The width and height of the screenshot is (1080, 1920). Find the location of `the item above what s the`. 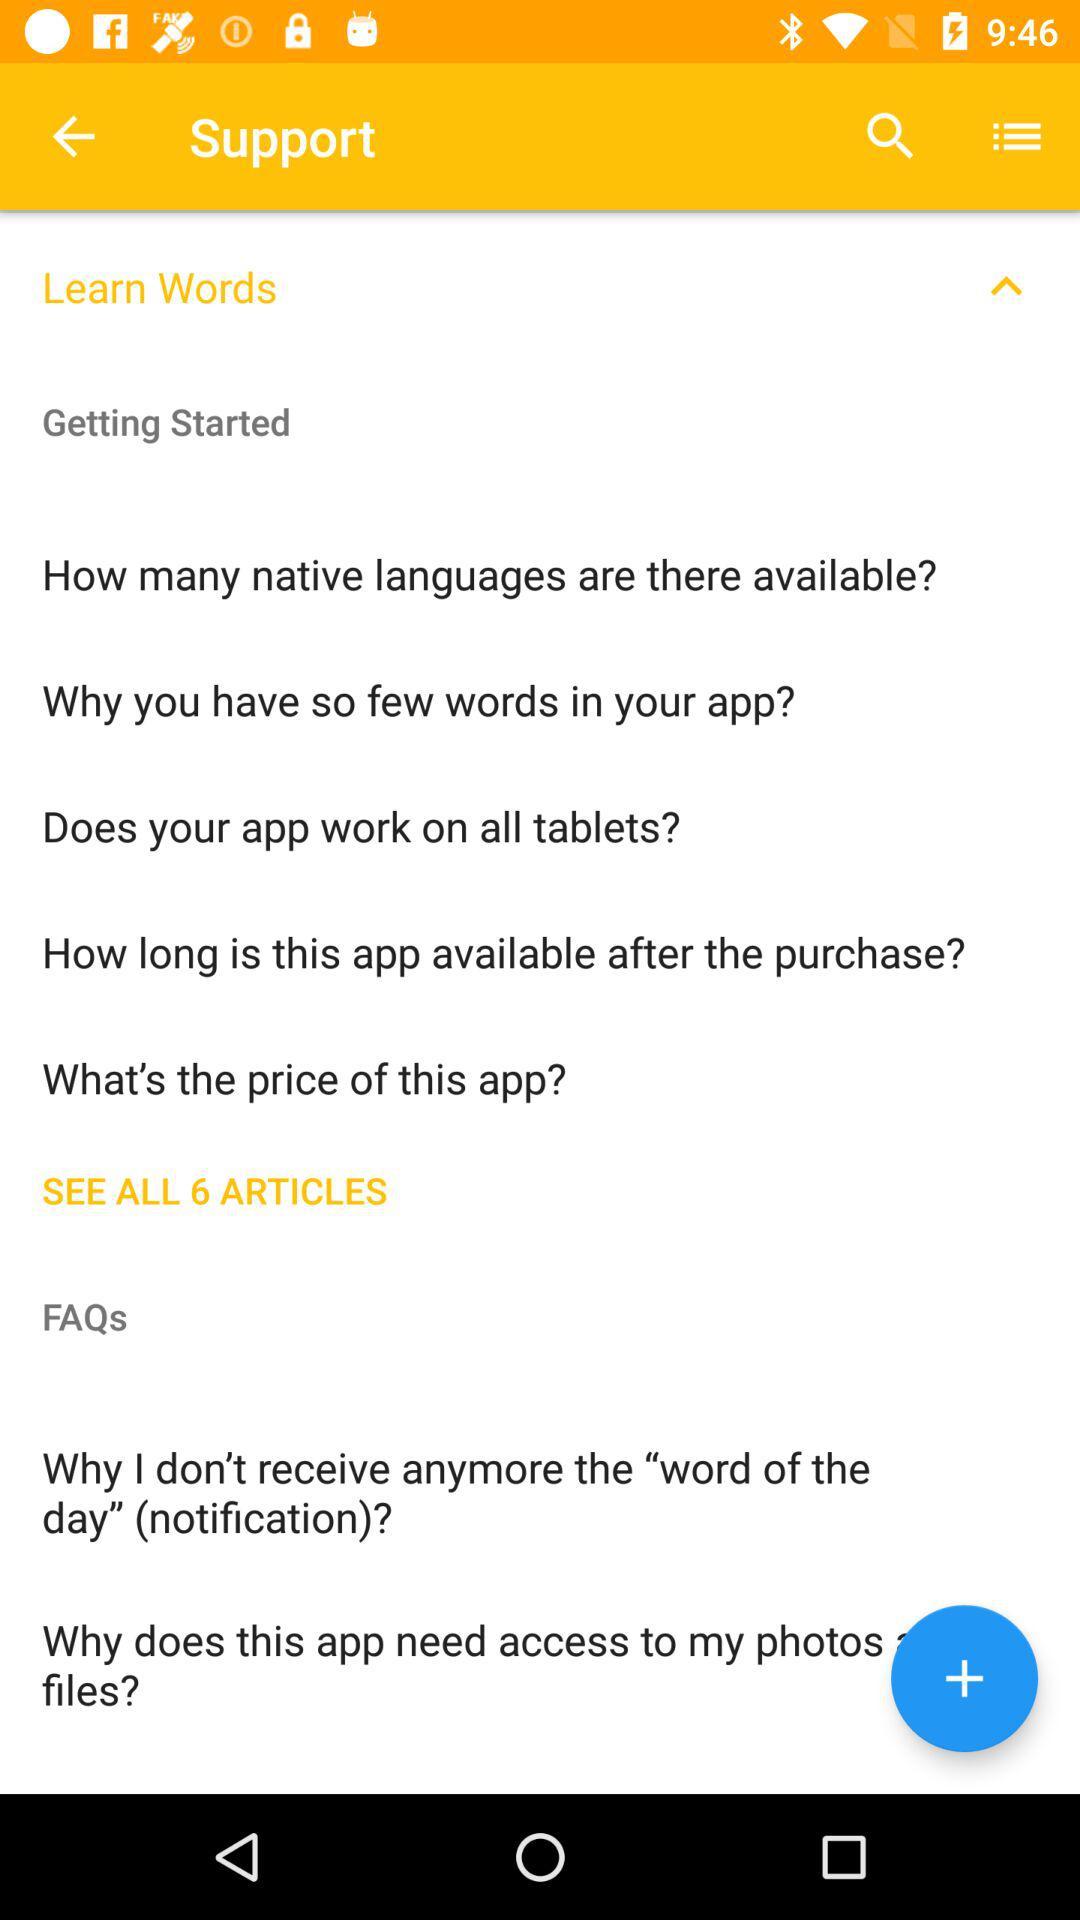

the item above what s the is located at coordinates (540, 949).